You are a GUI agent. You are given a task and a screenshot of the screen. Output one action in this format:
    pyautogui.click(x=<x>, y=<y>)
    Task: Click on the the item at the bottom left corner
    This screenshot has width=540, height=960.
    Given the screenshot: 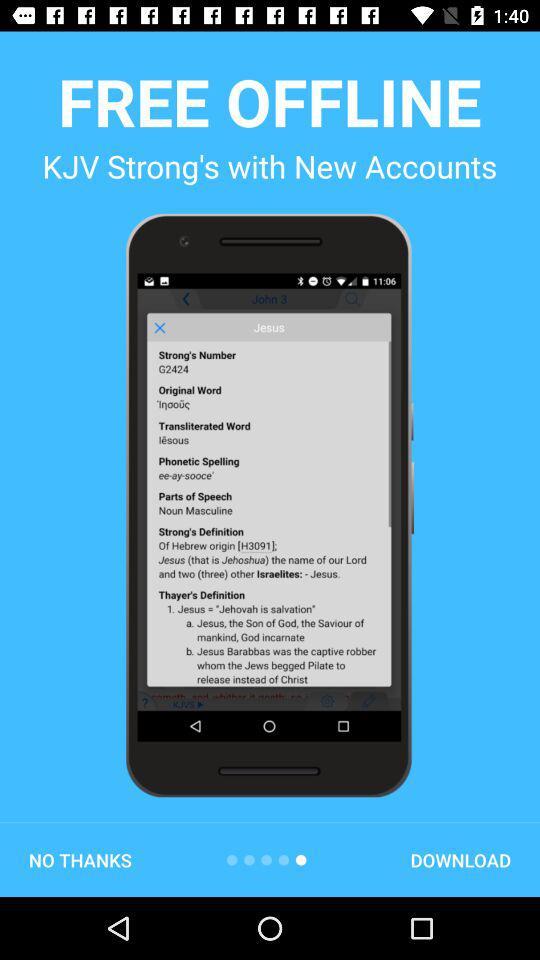 What is the action you would take?
    pyautogui.click(x=79, y=859)
    